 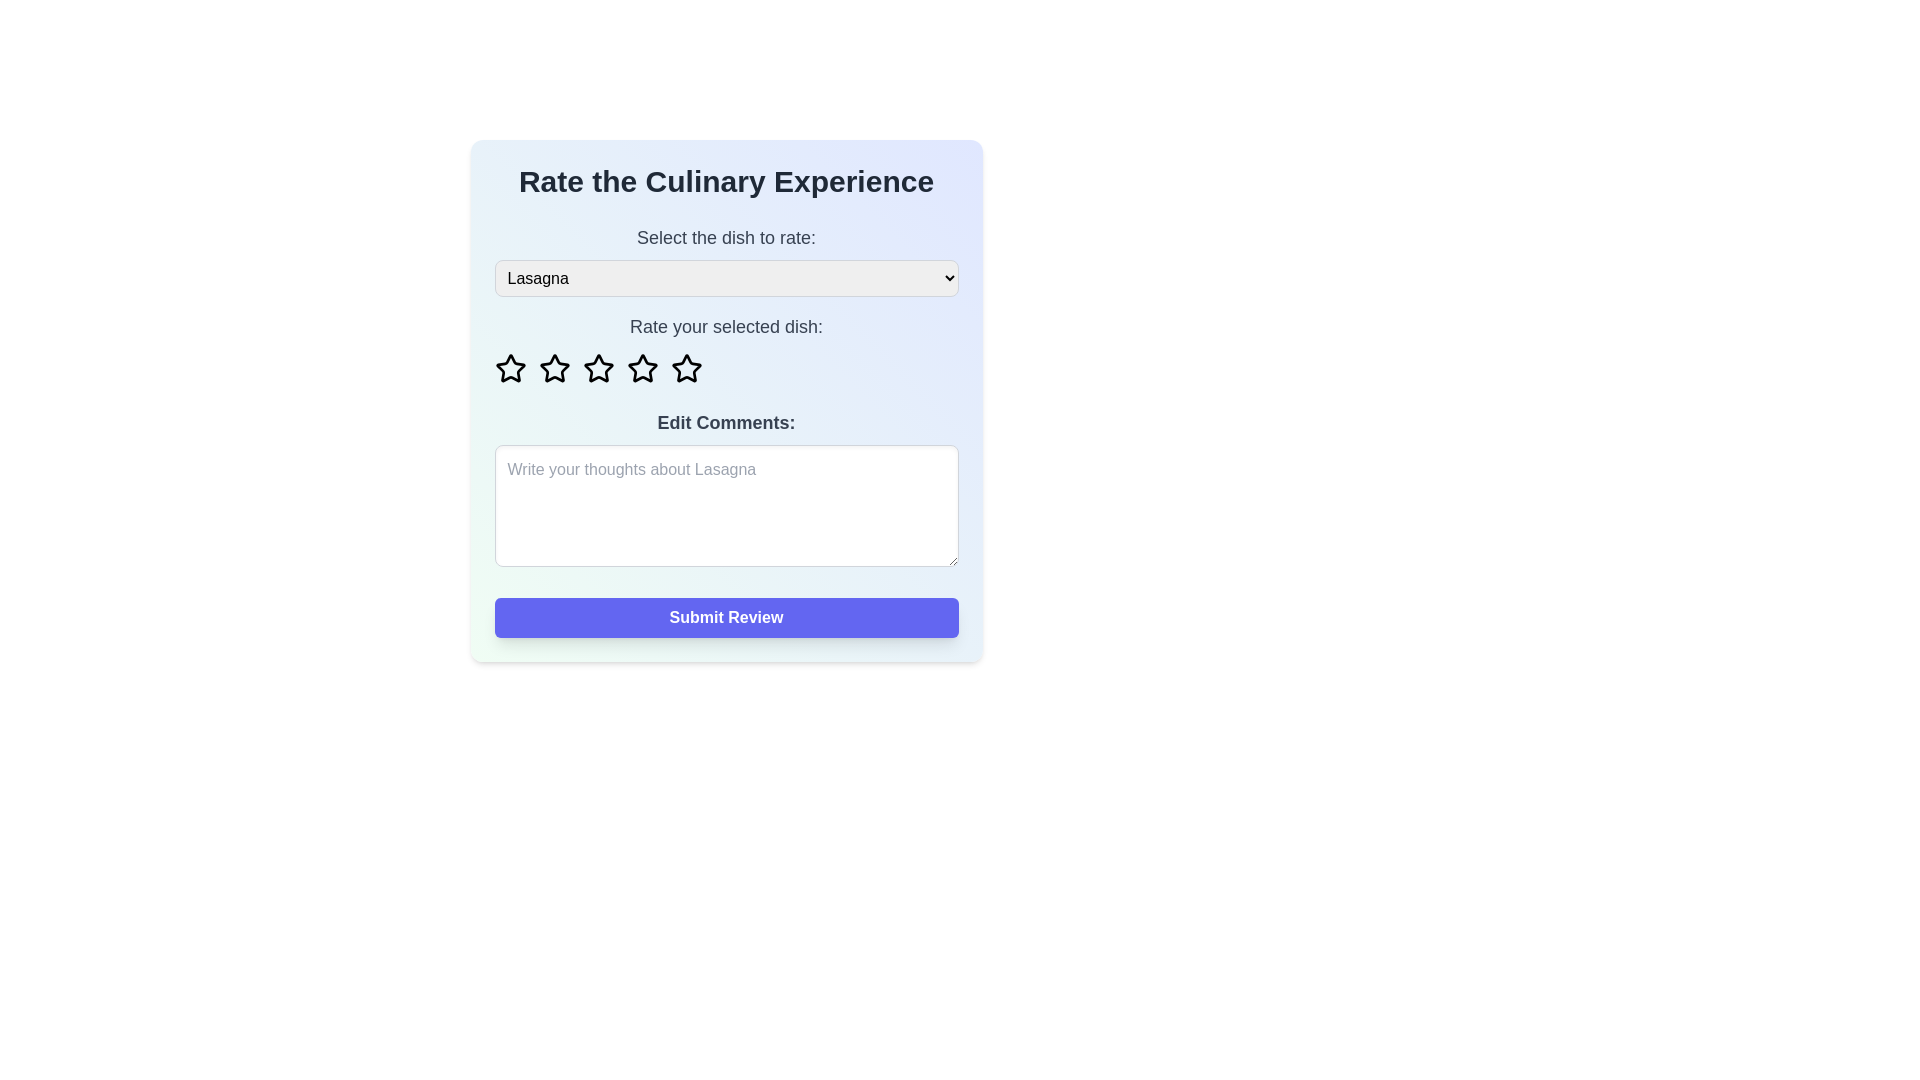 What do you see at coordinates (554, 369) in the screenshot?
I see `the second star icon in the row of five stars used for rating a dish` at bounding box center [554, 369].